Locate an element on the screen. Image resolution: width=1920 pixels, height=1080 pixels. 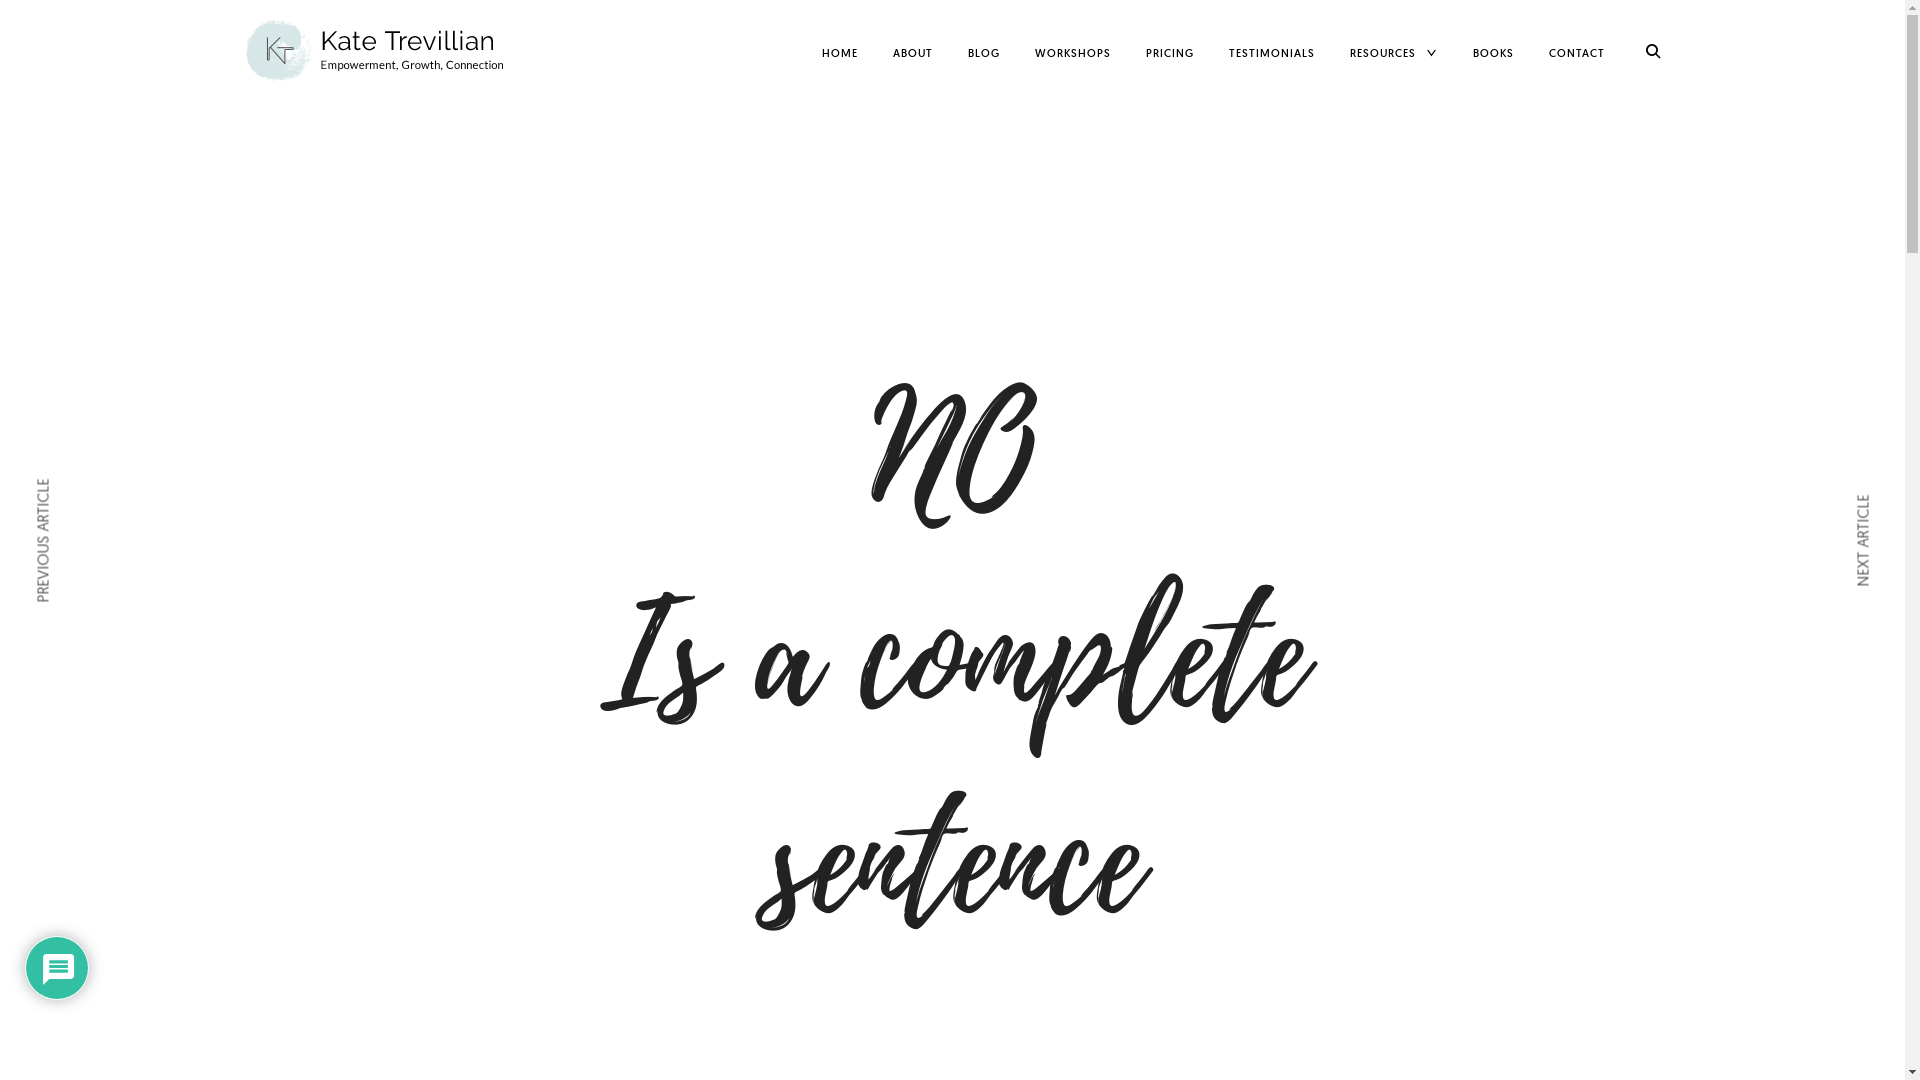
'BLOG' is located at coordinates (983, 52).